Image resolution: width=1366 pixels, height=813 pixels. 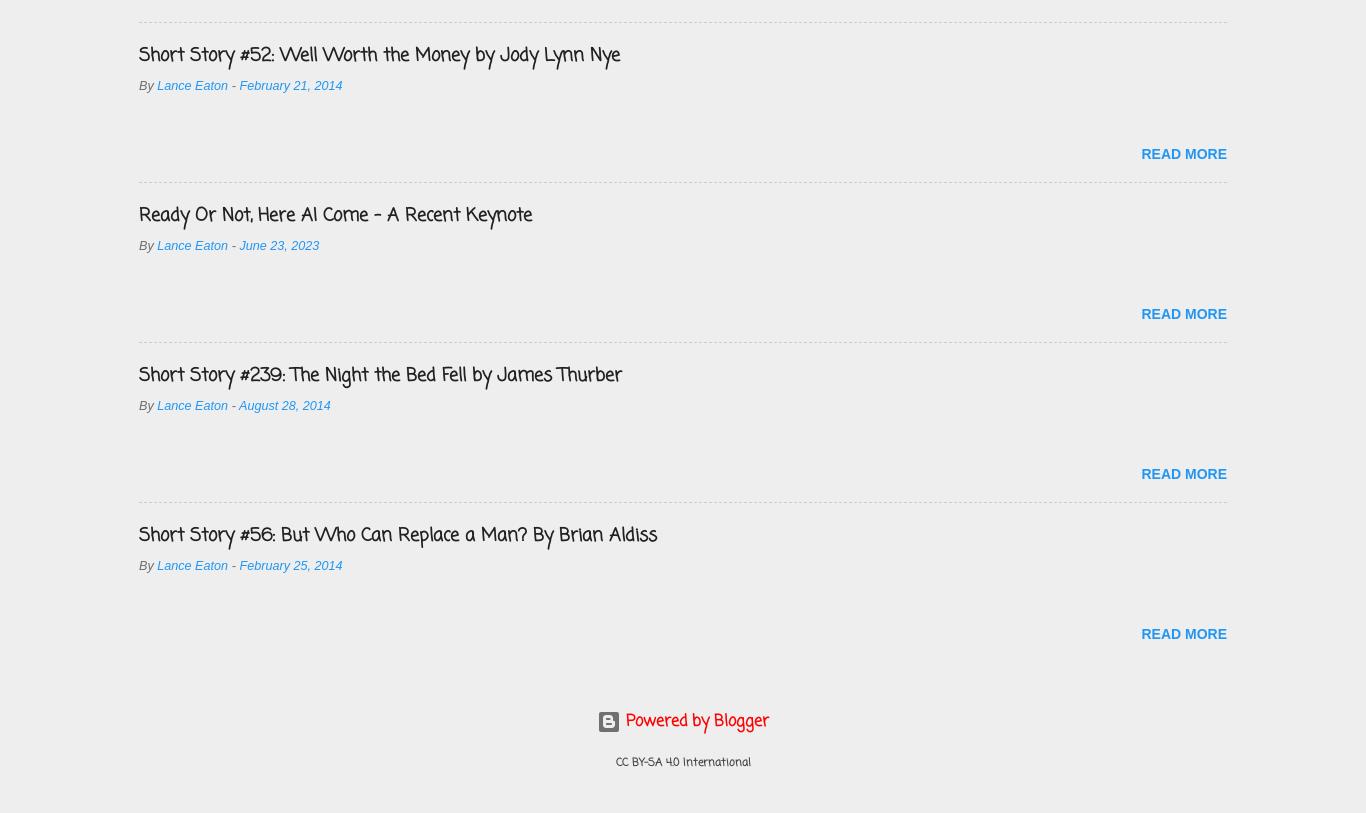 What do you see at coordinates (284, 405) in the screenshot?
I see `'August 28, 2014'` at bounding box center [284, 405].